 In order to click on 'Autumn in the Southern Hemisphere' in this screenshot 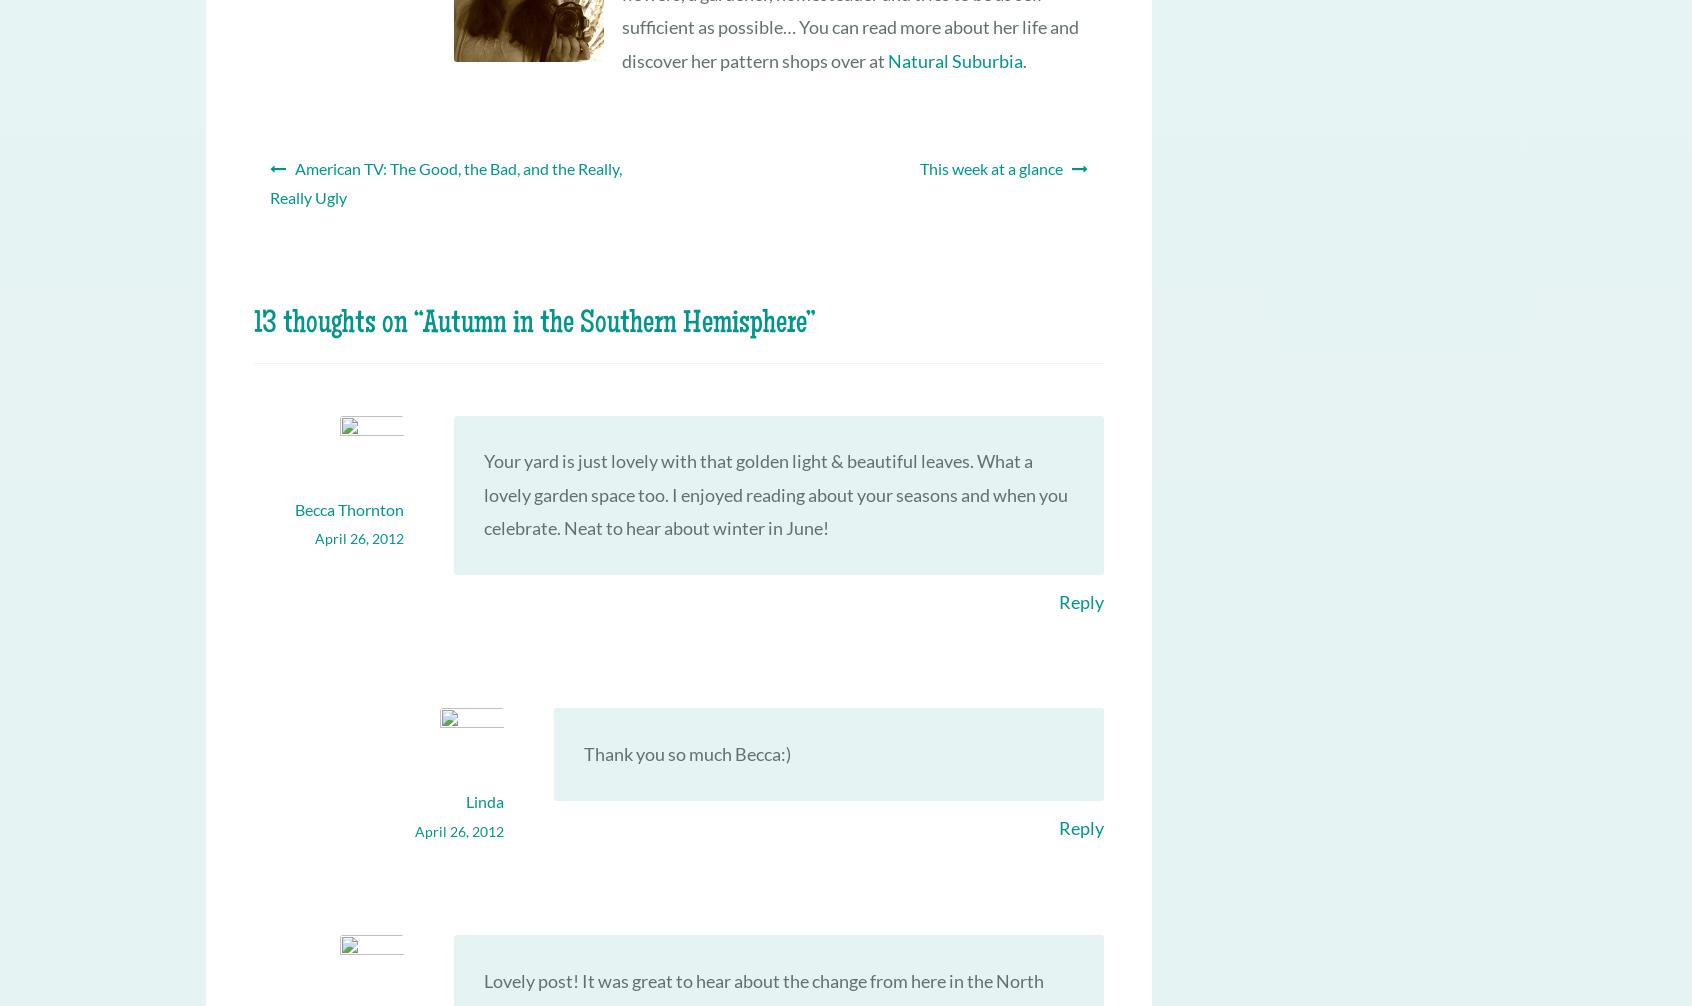, I will do `click(613, 323)`.